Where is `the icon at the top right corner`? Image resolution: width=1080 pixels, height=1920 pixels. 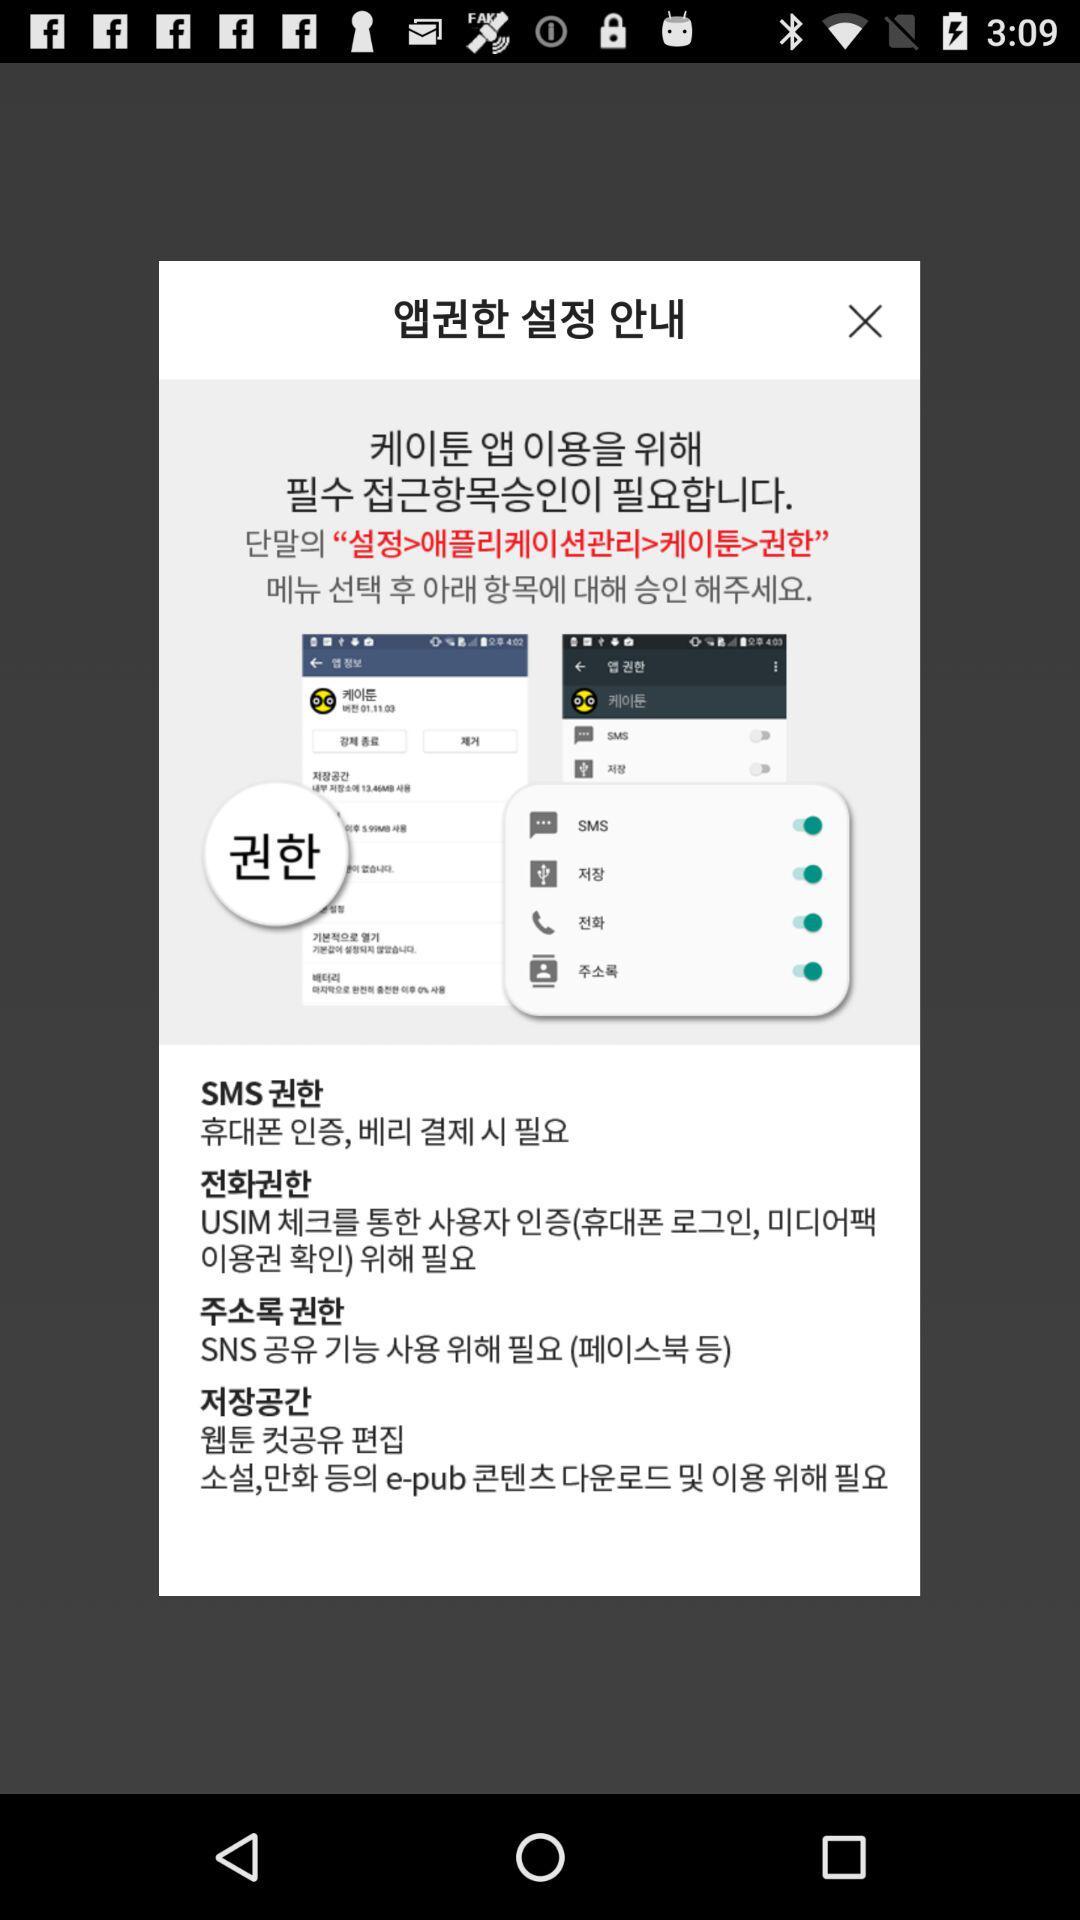
the icon at the top right corner is located at coordinates (864, 318).